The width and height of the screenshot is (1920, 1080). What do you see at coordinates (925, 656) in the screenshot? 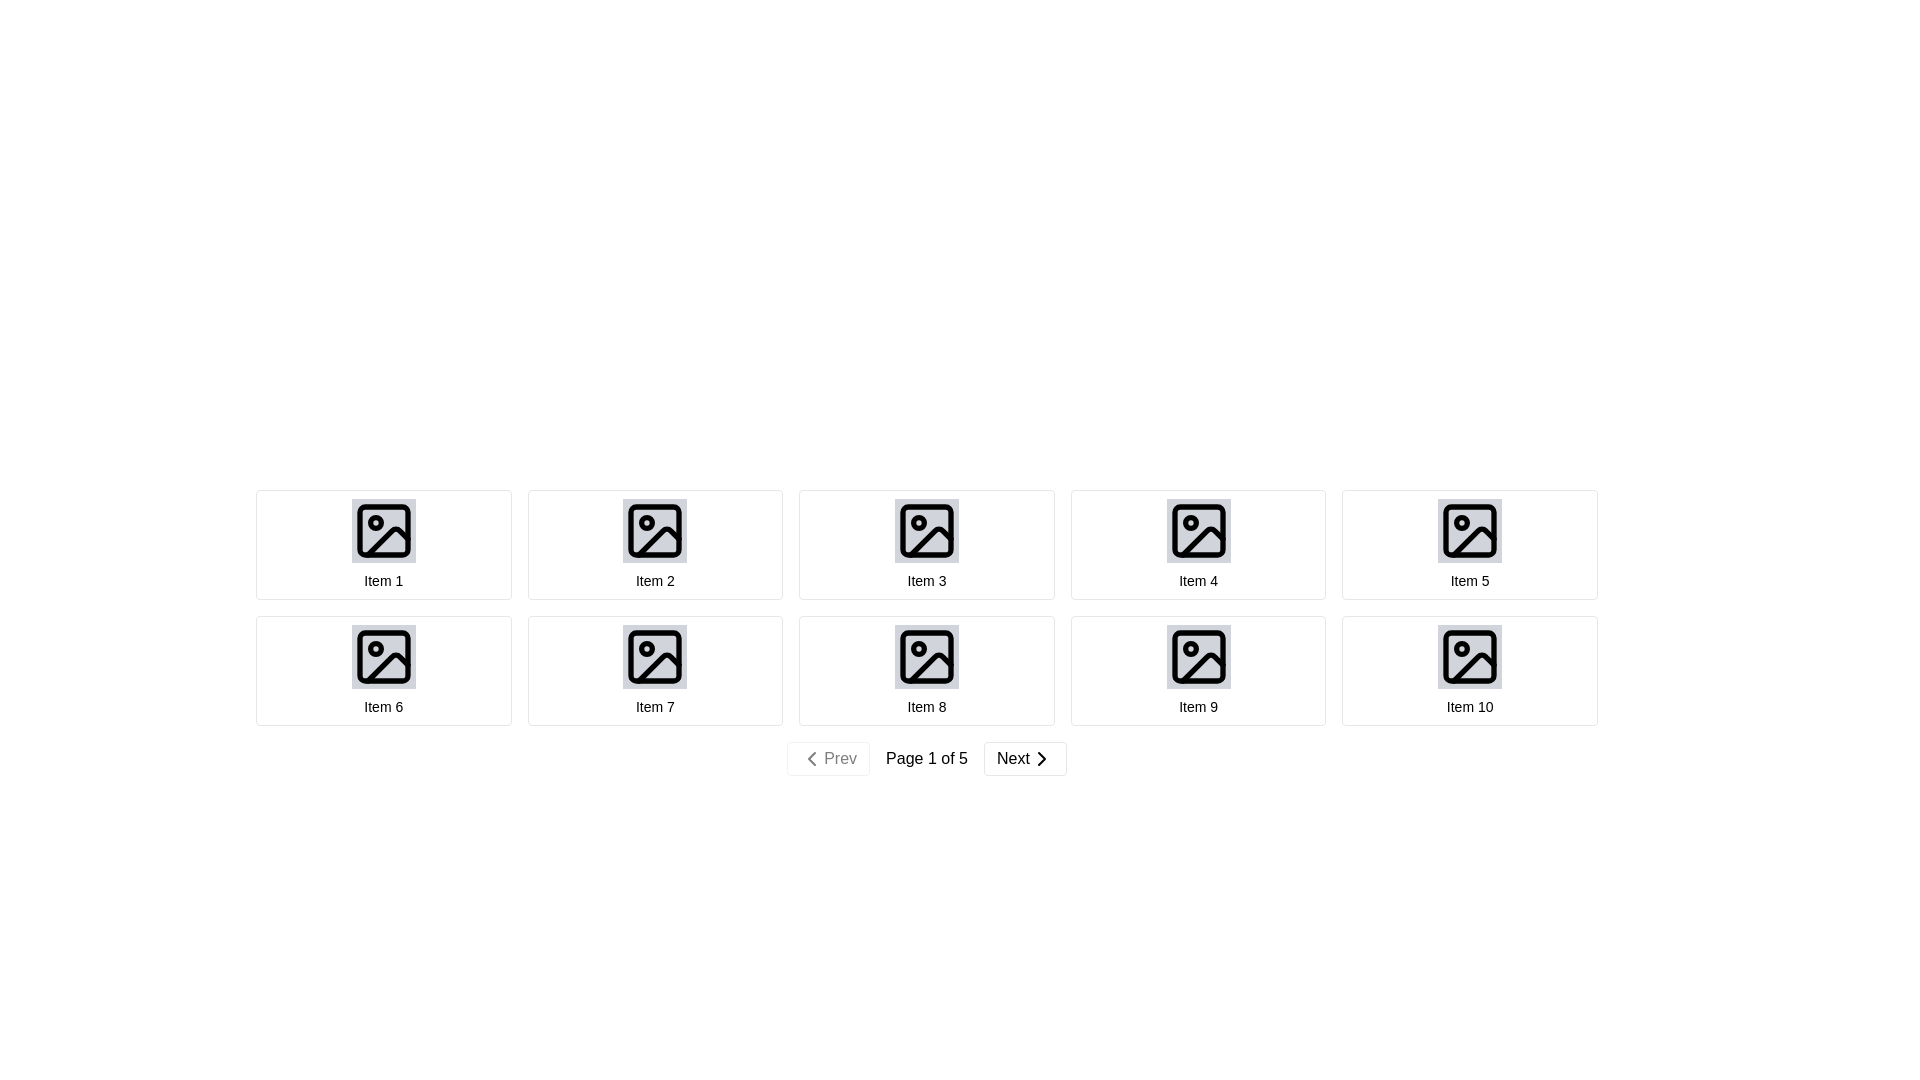
I see `the icon with a gray background and a minimalist design located within the group labeled 'Item 8' in the grid listing` at bounding box center [925, 656].